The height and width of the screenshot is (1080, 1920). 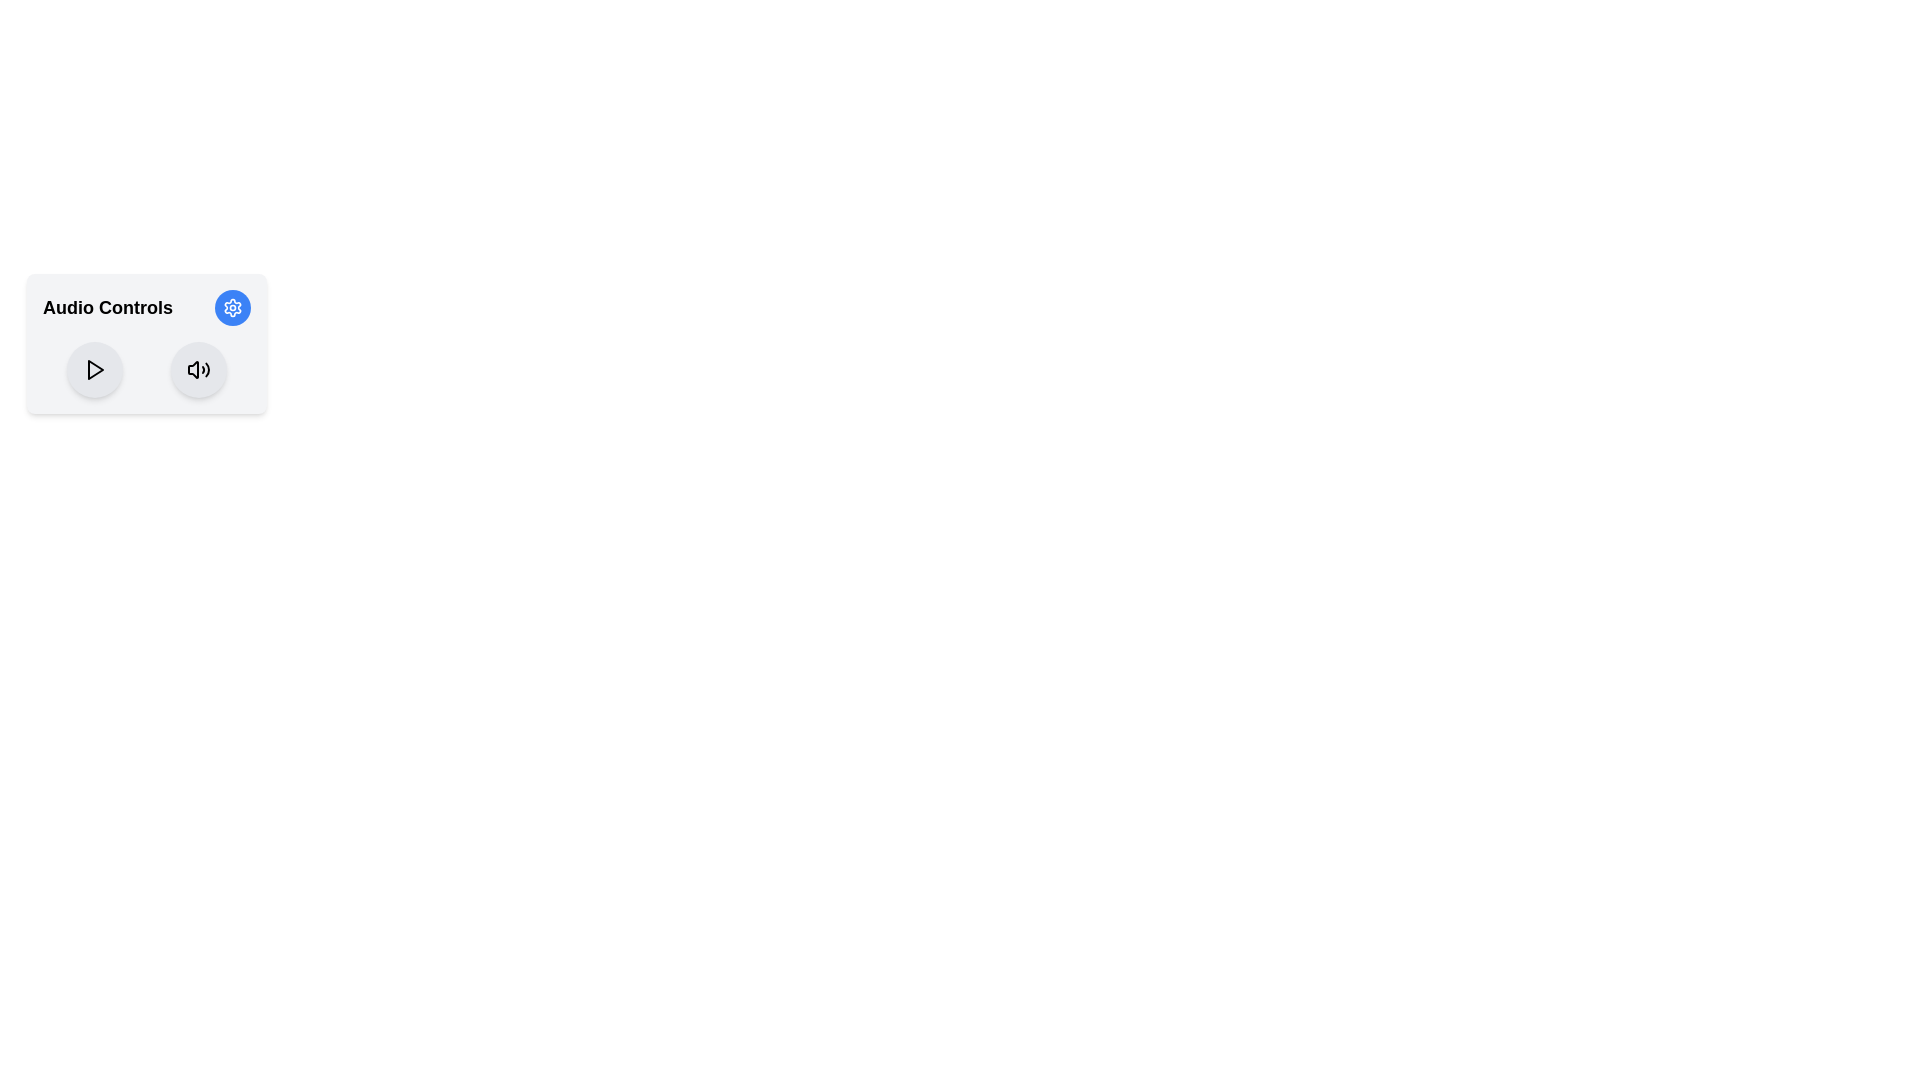 I want to click on the audio control button located to the right of the play button, so click(x=198, y=370).